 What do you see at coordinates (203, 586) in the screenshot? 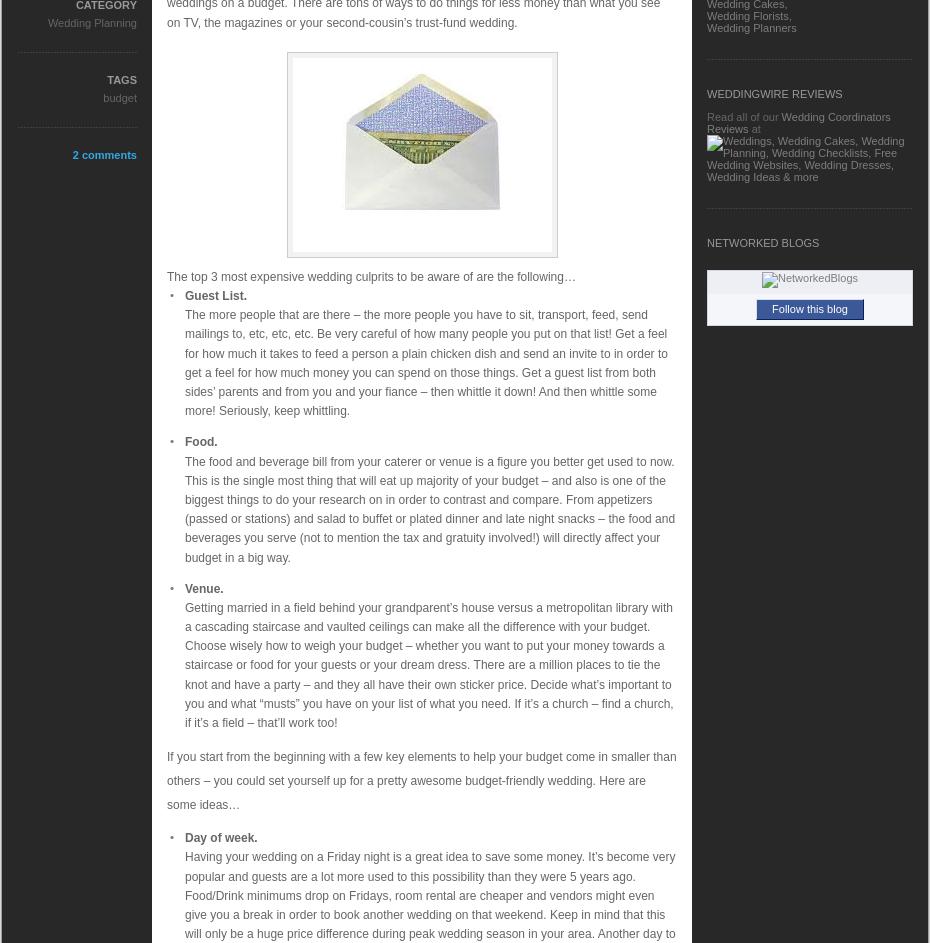
I see `'Venue.'` at bounding box center [203, 586].